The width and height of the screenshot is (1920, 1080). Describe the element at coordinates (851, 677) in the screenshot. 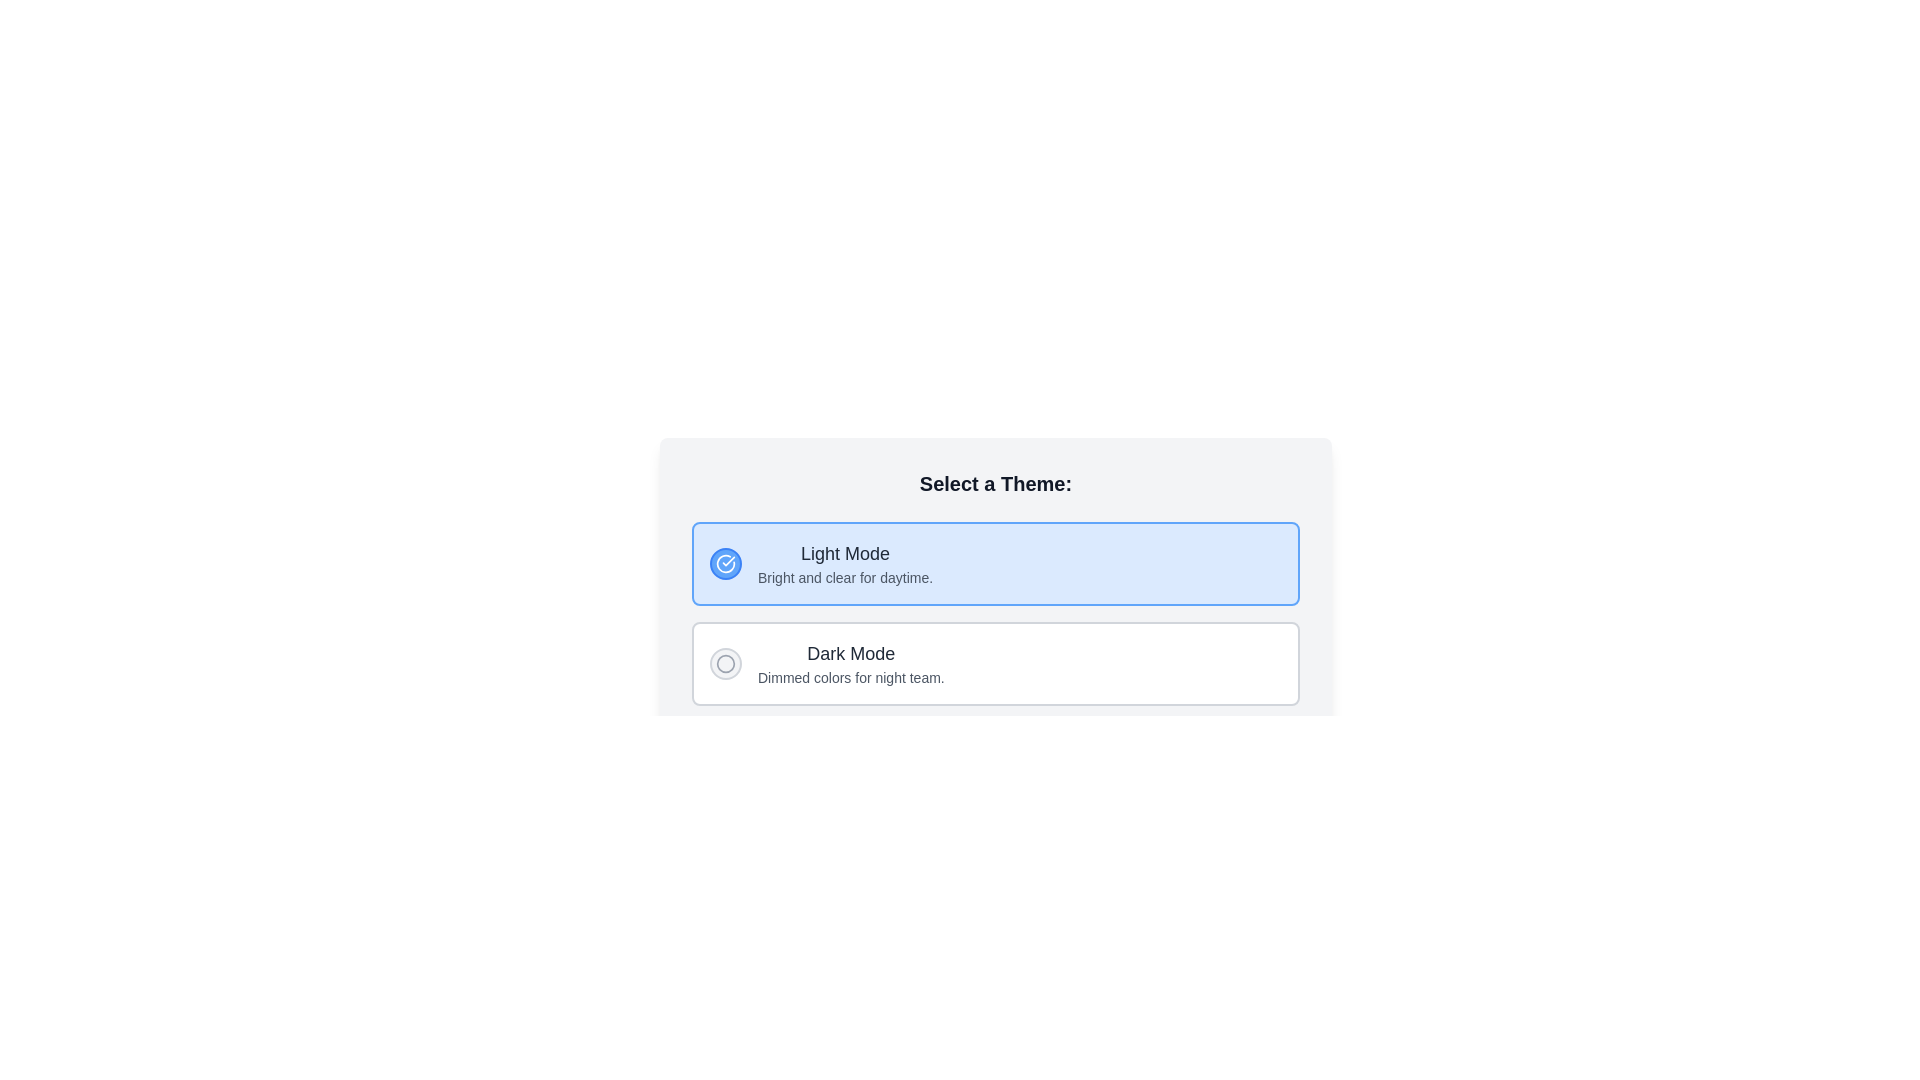

I see `the text label that reads 'Dimmed colors for night team.' located beneath the 'Dark Mode' option and aligned with the radio button` at that location.